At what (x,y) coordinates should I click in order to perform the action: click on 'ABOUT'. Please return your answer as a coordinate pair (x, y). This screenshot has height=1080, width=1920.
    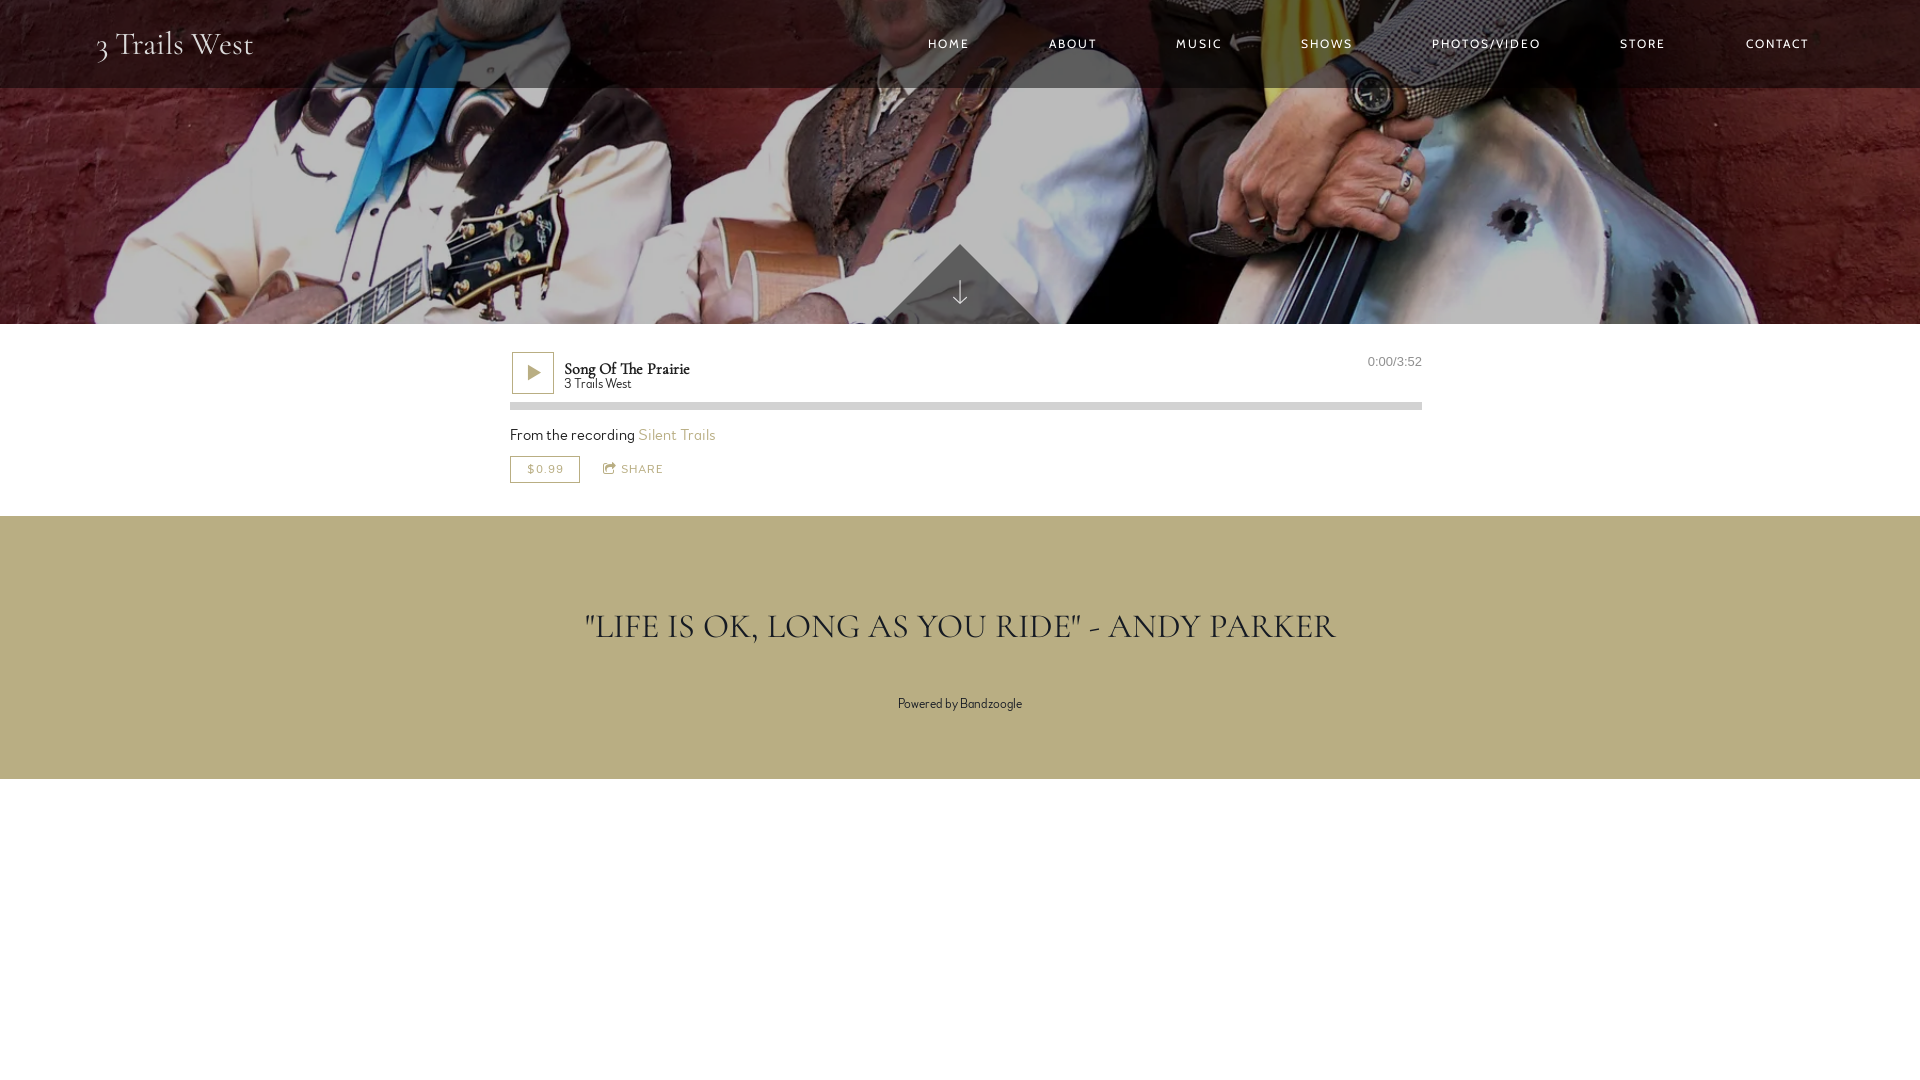
    Looking at the image, I should click on (1032, 43).